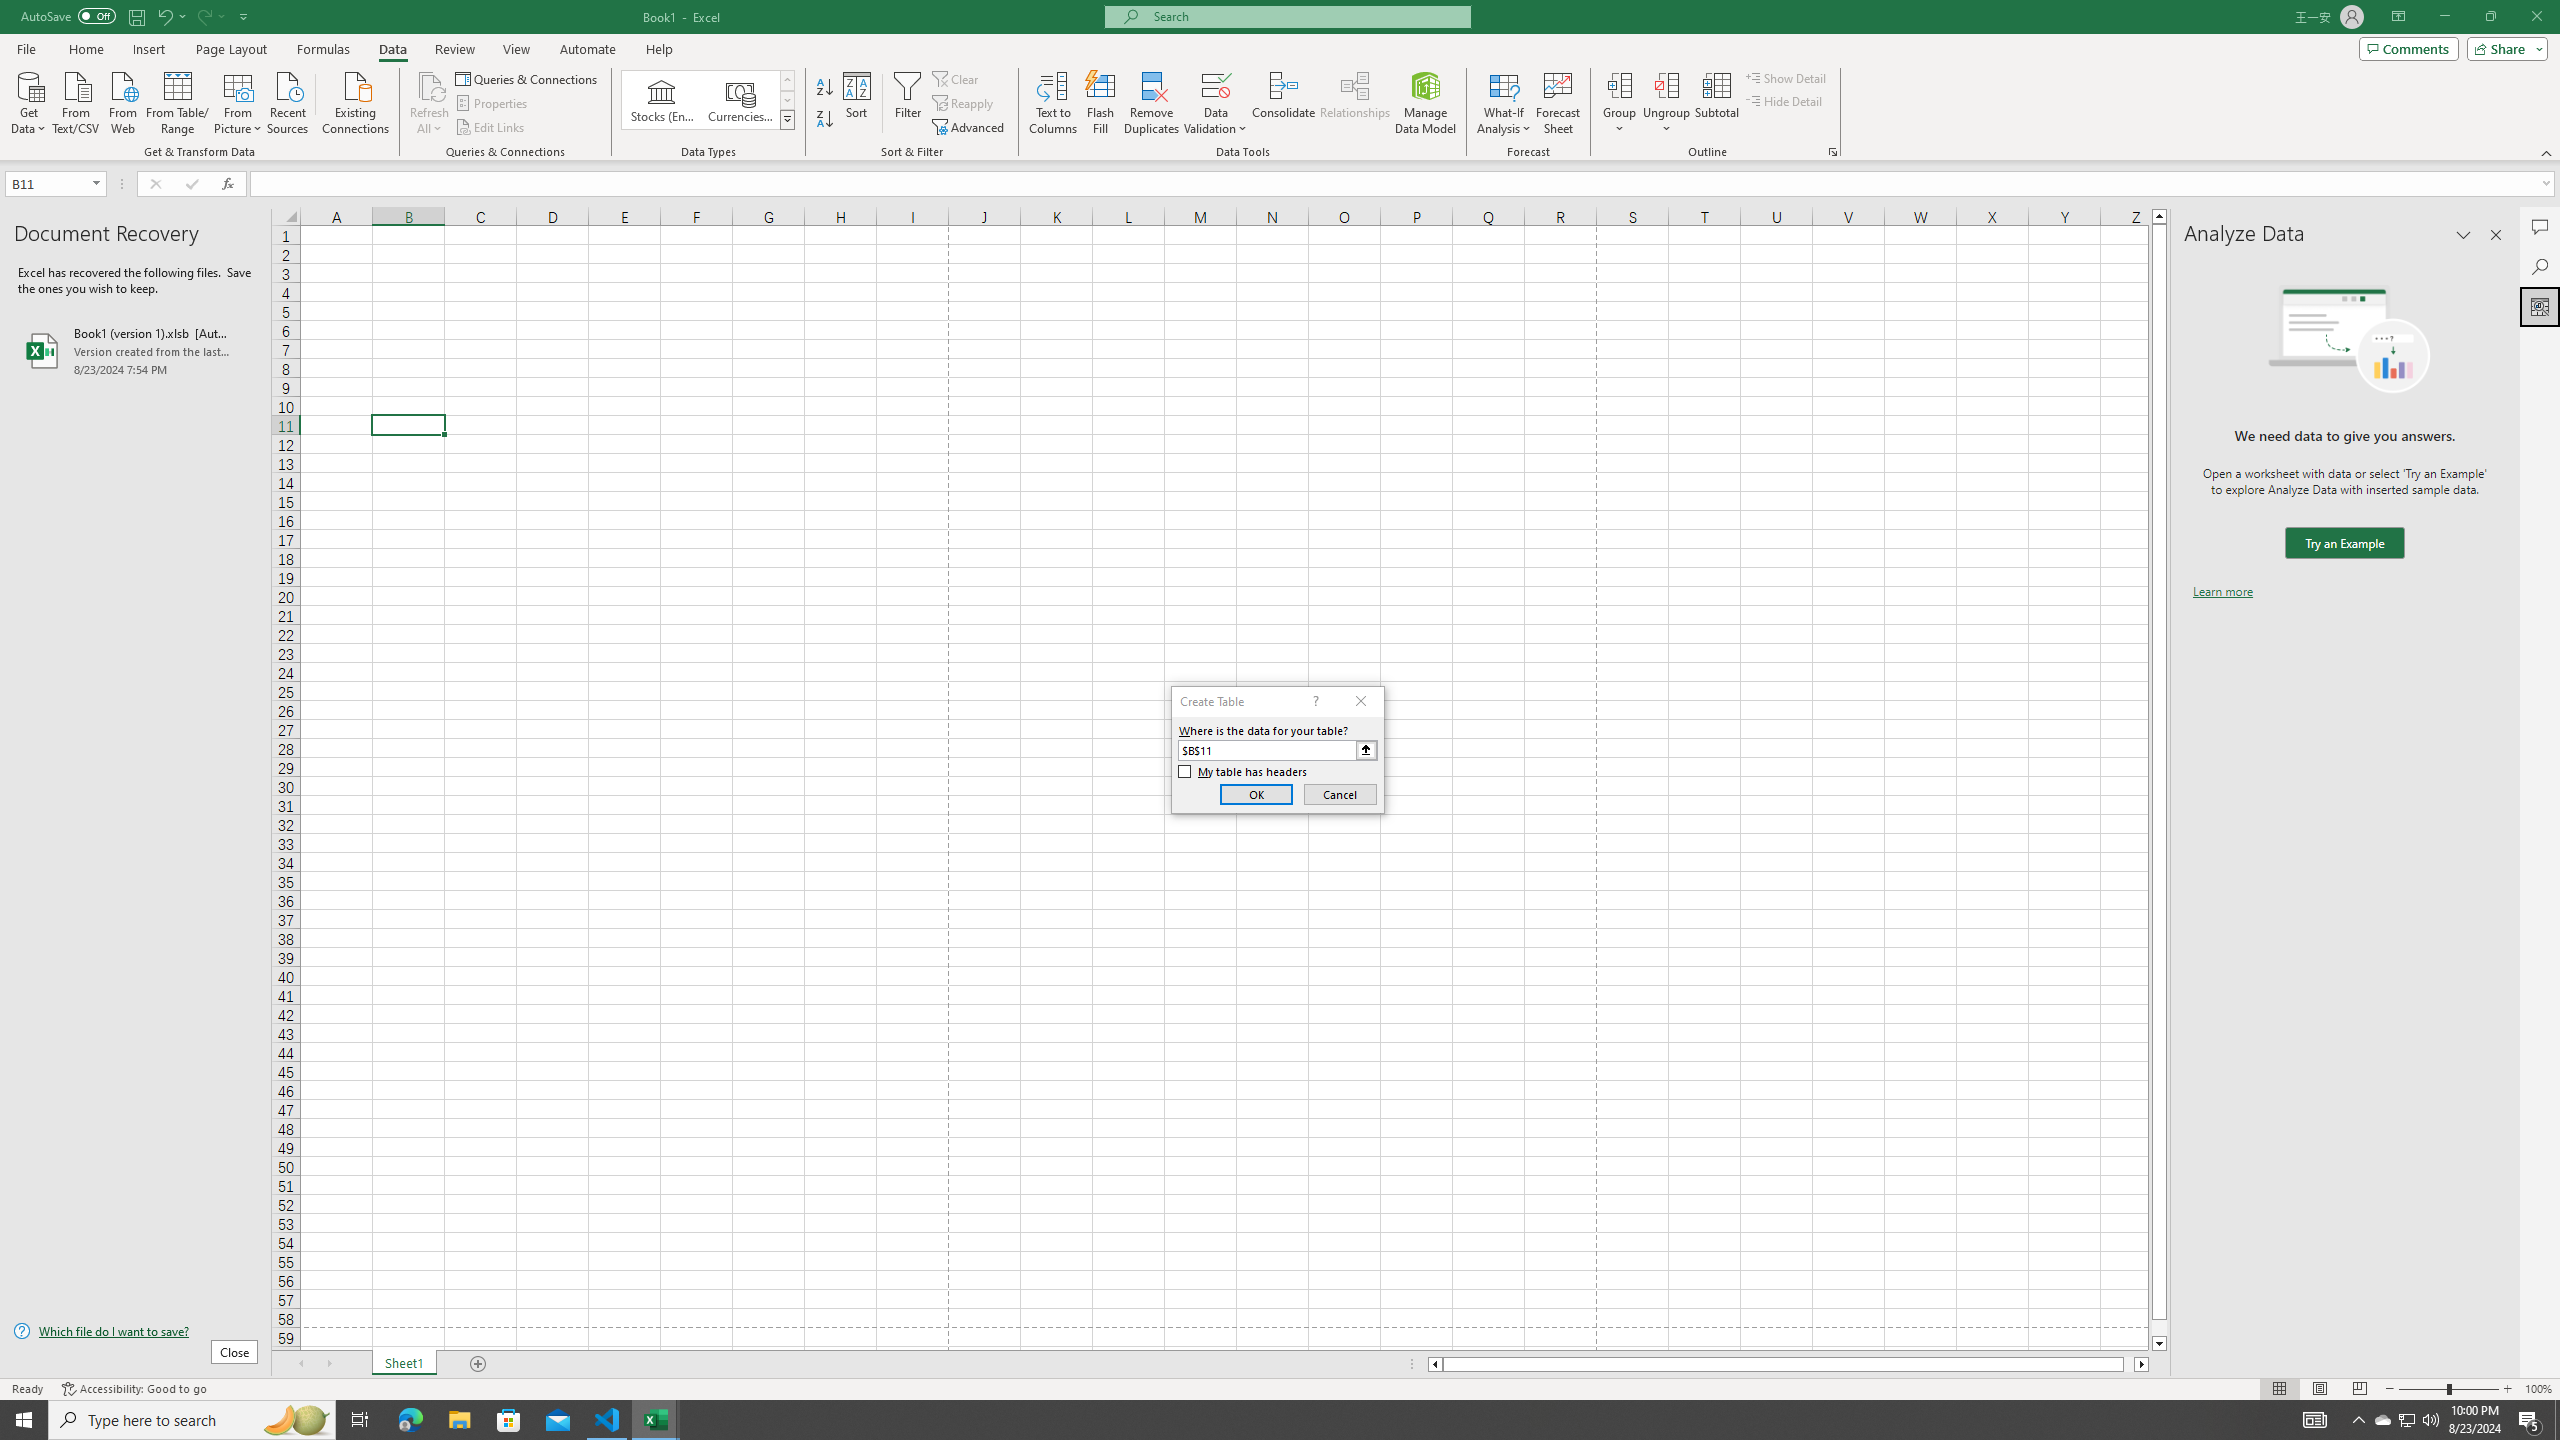 This screenshot has width=2560, height=1440. I want to click on 'Task Pane Options', so click(2463, 234).